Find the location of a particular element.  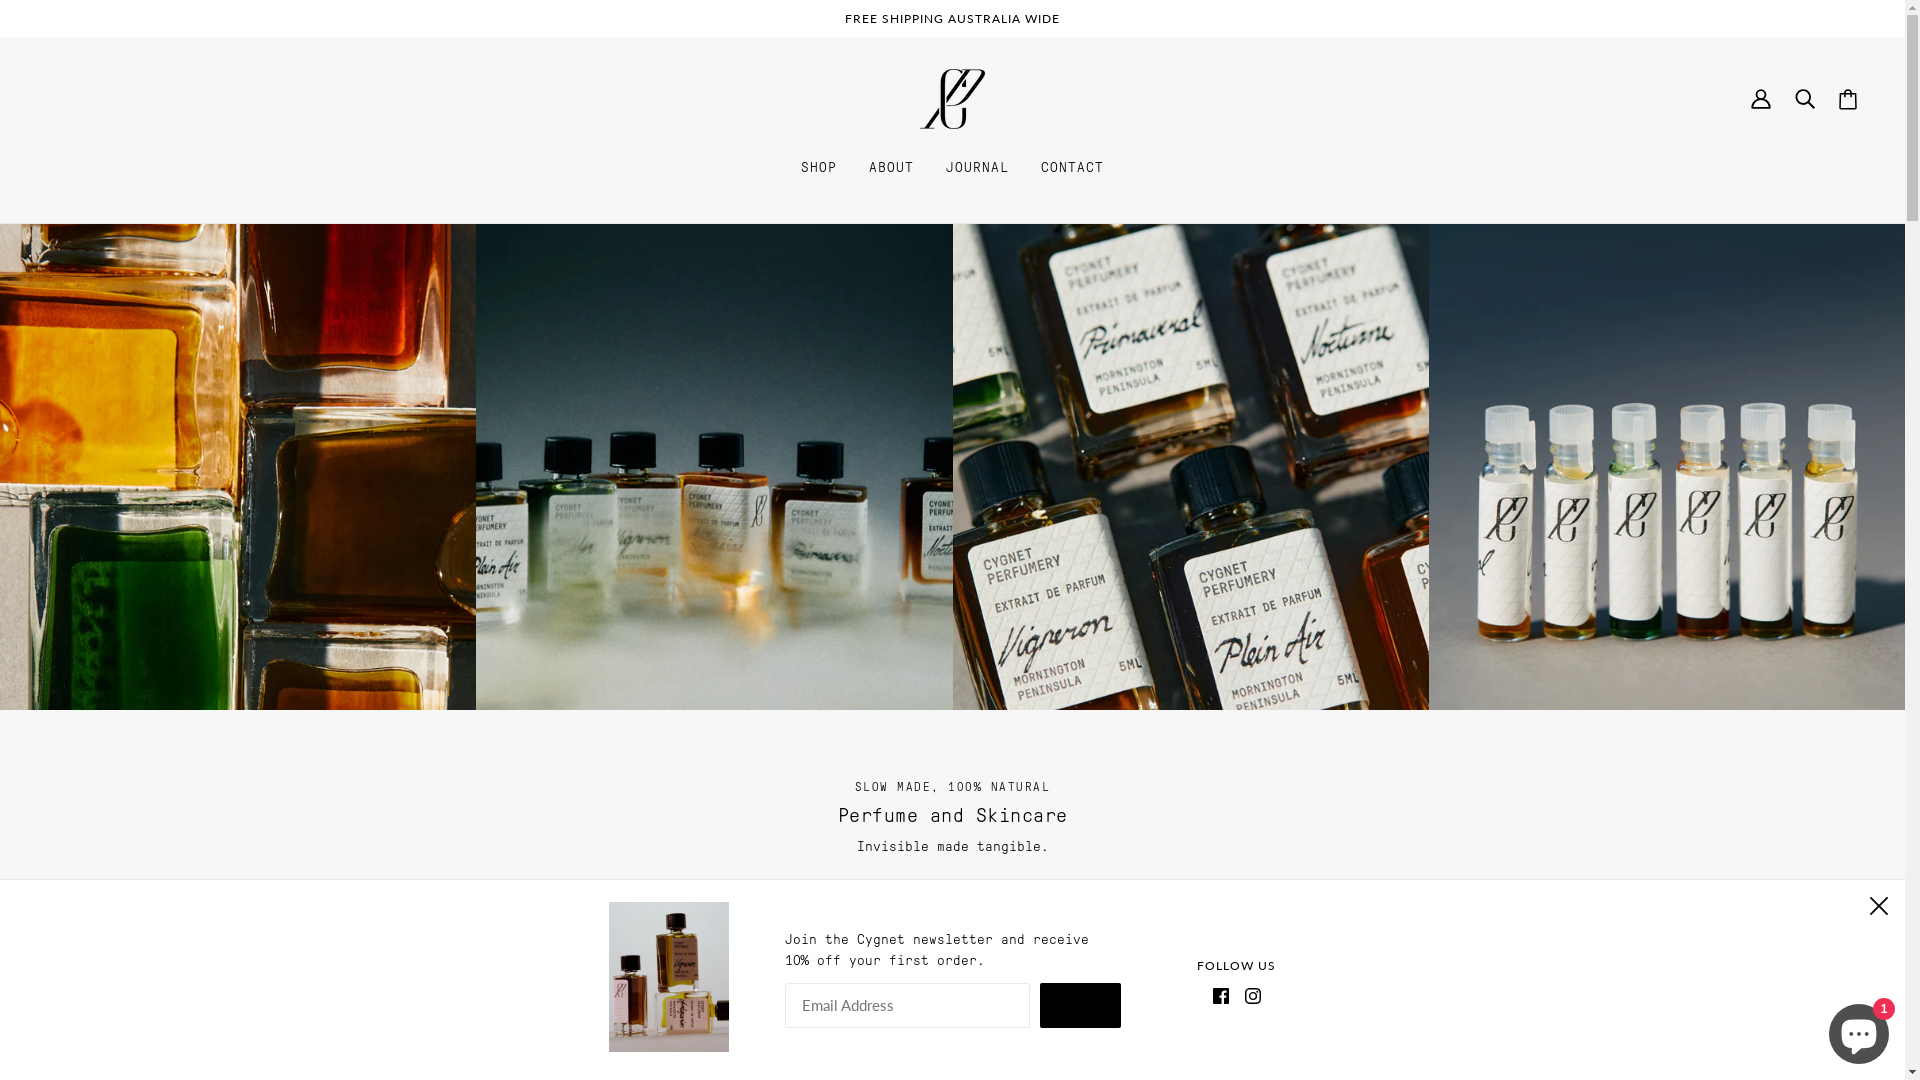

'JOURNAL' is located at coordinates (929, 167).